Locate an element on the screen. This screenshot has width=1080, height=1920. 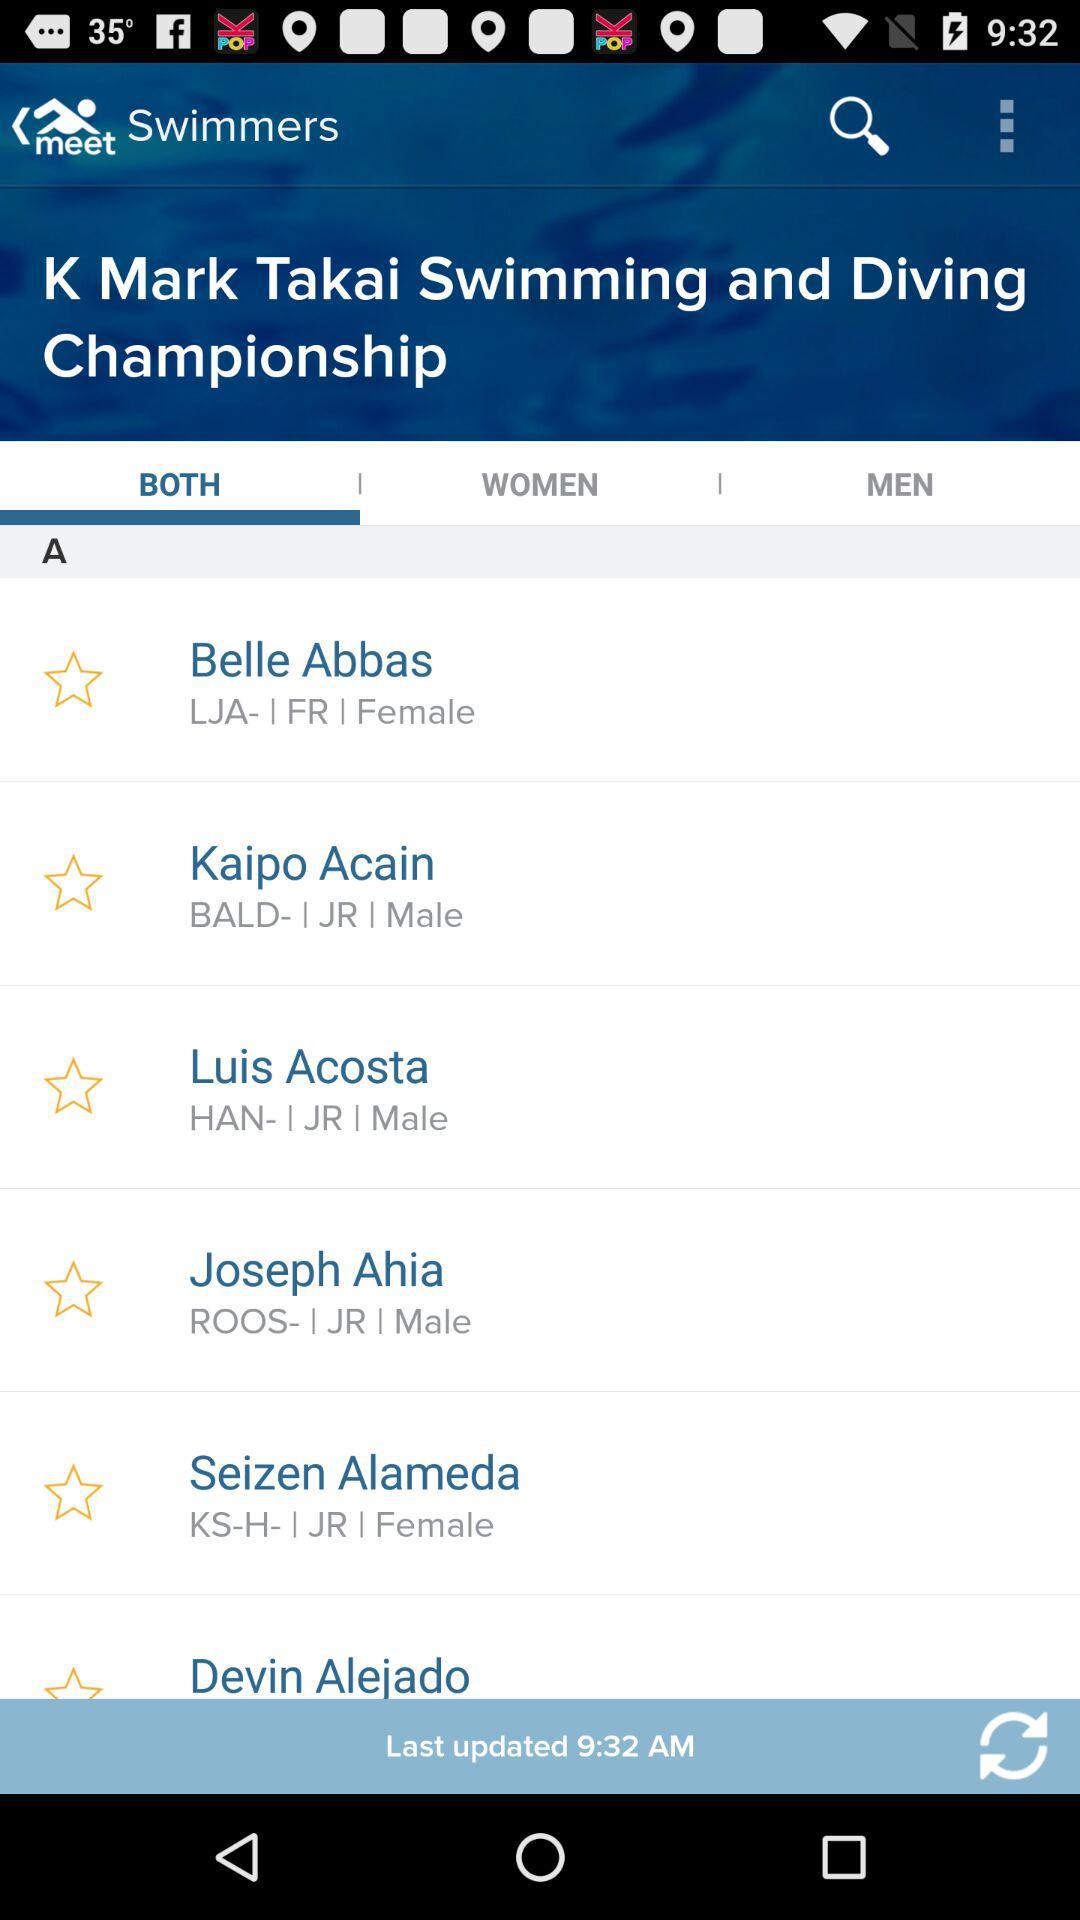
the search icon is located at coordinates (858, 124).